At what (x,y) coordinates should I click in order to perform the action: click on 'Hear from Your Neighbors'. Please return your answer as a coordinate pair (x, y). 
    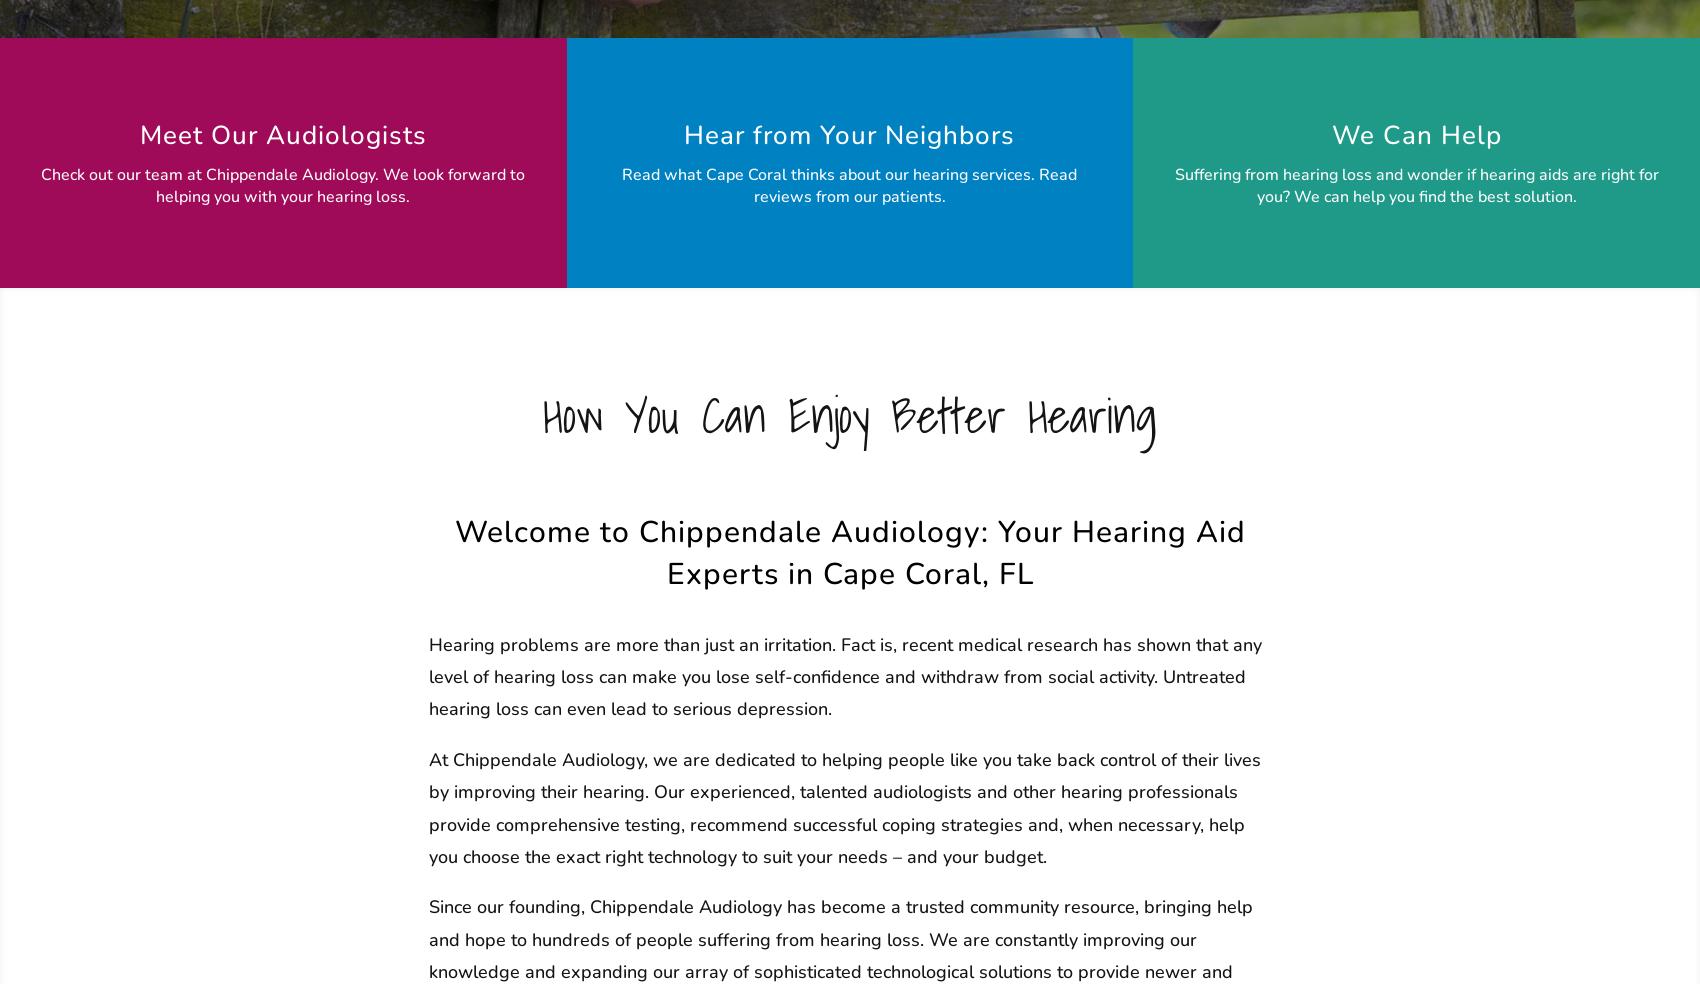
    Looking at the image, I should click on (684, 135).